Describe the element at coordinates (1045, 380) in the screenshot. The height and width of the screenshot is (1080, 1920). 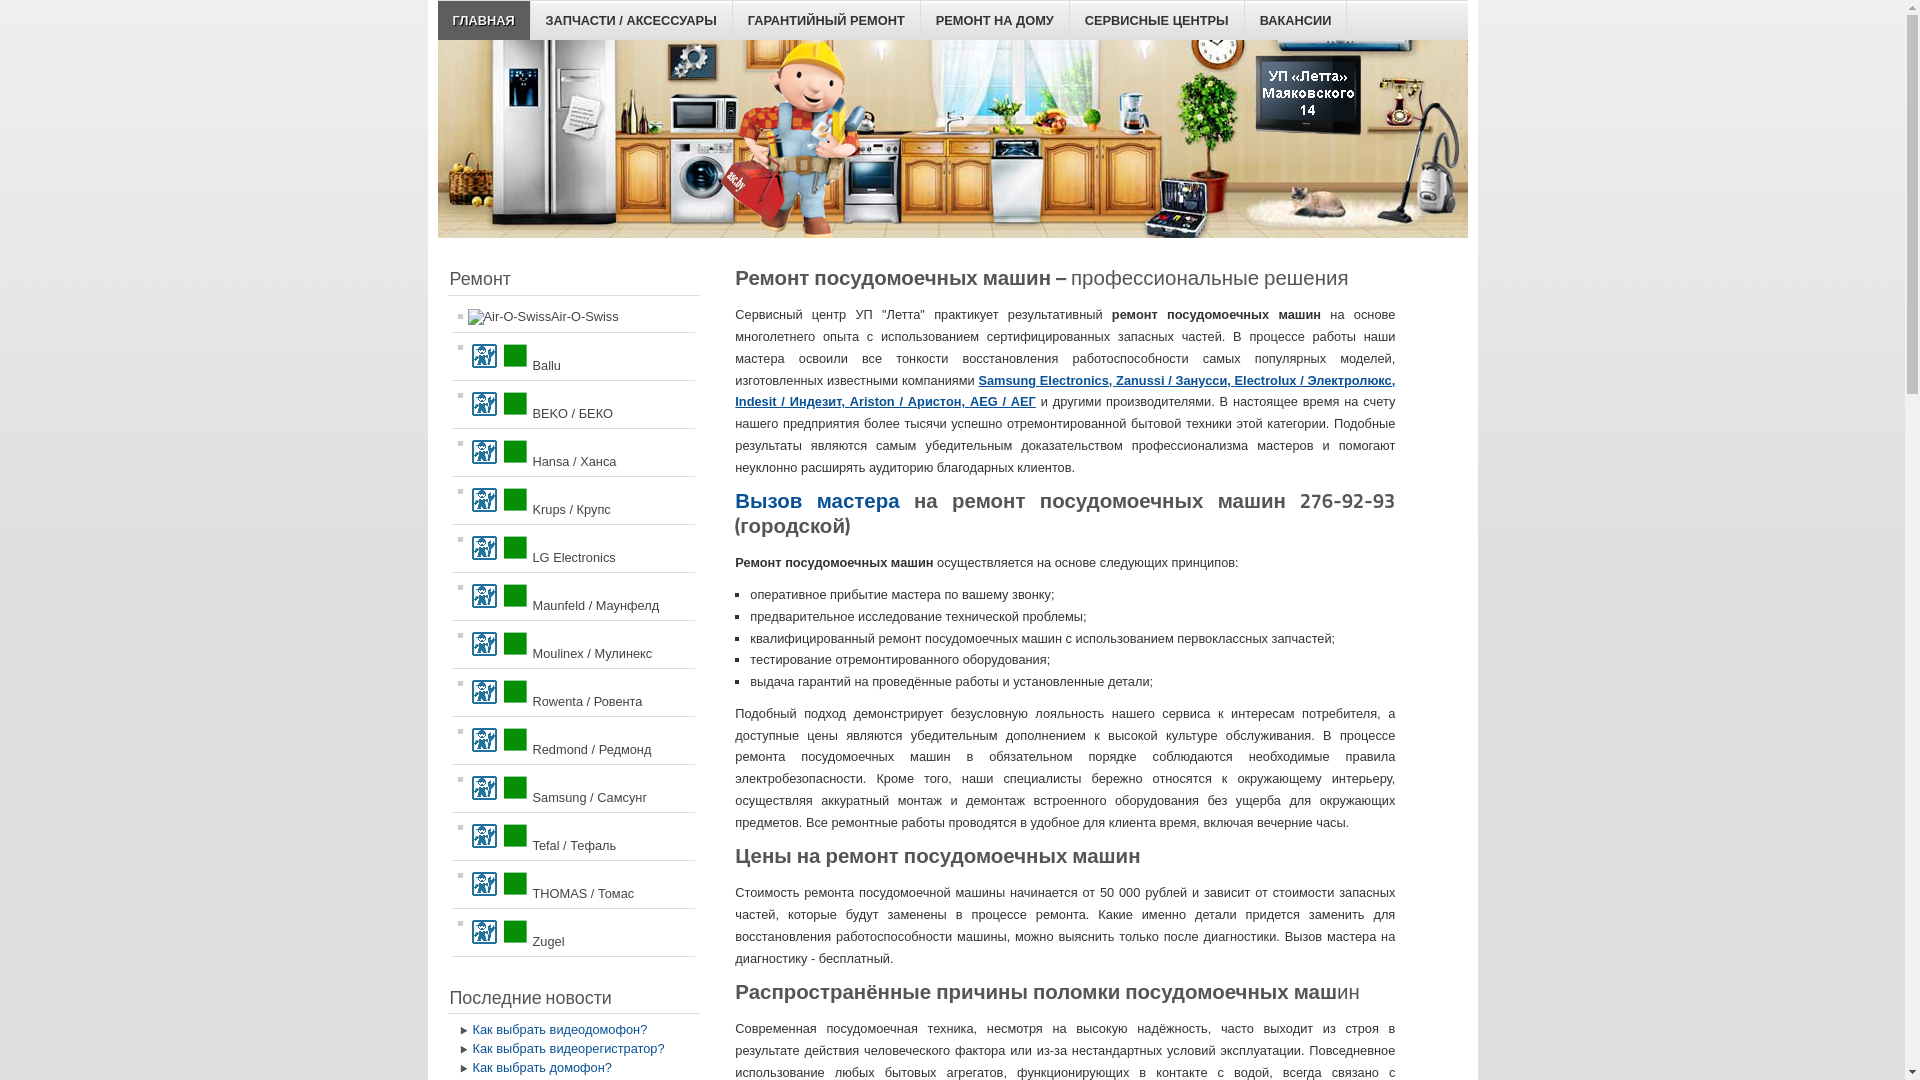
I see `'Samsung Electronics,'` at that location.